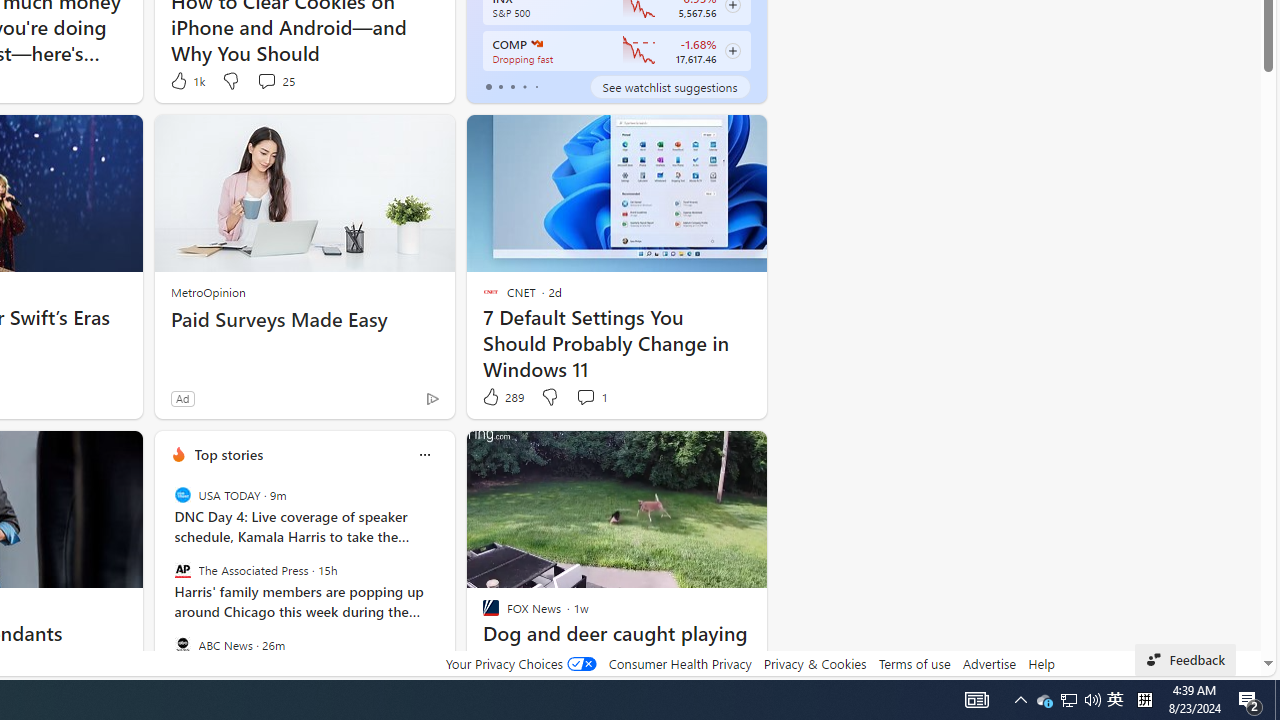 The width and height of the screenshot is (1280, 720). What do you see at coordinates (274, 80) in the screenshot?
I see `'View comments 25 Comment'` at bounding box center [274, 80].